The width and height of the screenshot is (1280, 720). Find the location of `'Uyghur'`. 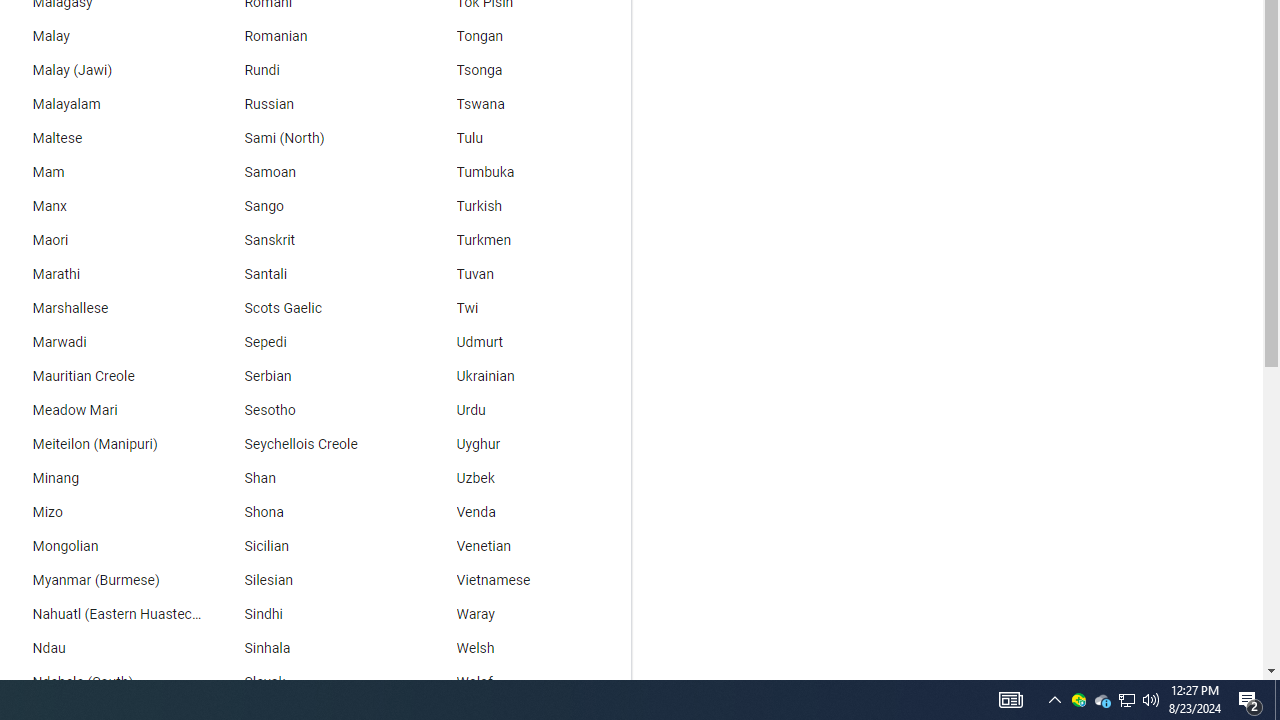

'Uyghur' is located at coordinates (525, 443).